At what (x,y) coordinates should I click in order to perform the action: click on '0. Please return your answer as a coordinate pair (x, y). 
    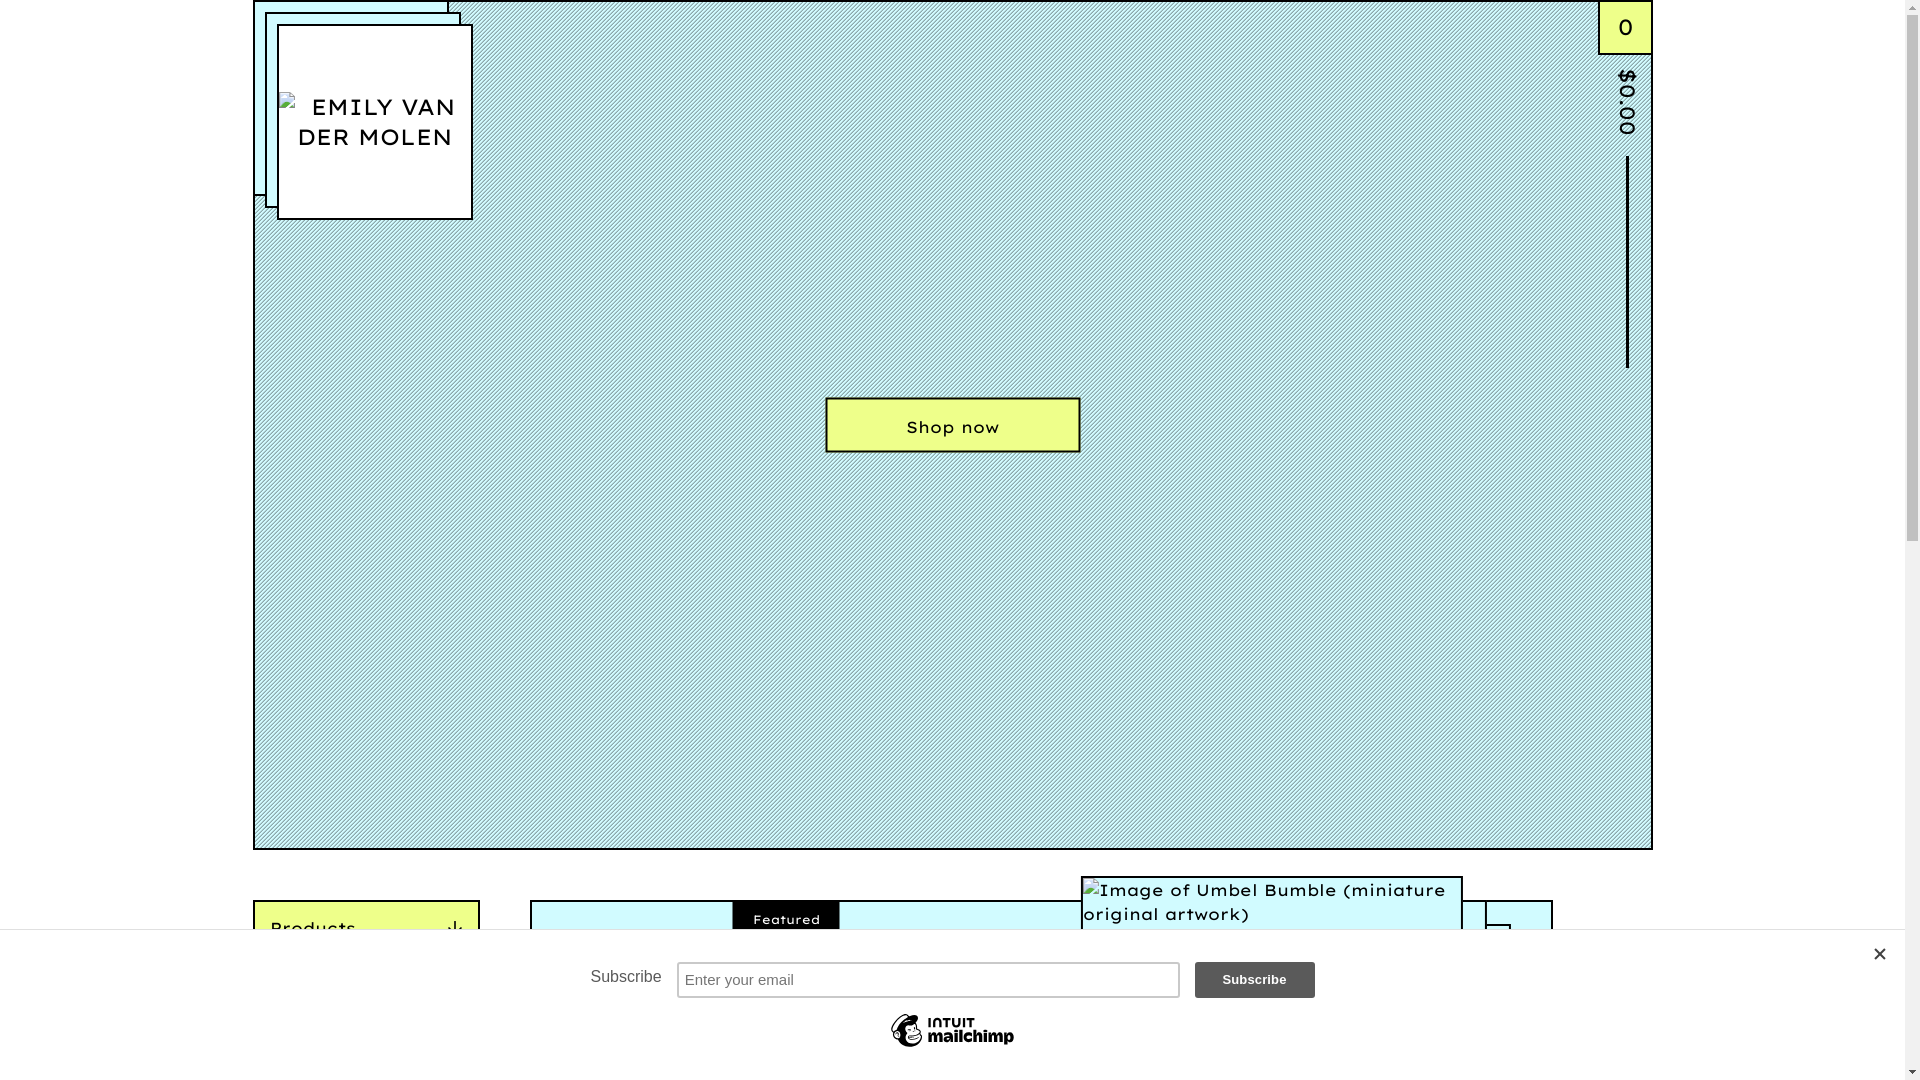
    Looking at the image, I should click on (1597, 73).